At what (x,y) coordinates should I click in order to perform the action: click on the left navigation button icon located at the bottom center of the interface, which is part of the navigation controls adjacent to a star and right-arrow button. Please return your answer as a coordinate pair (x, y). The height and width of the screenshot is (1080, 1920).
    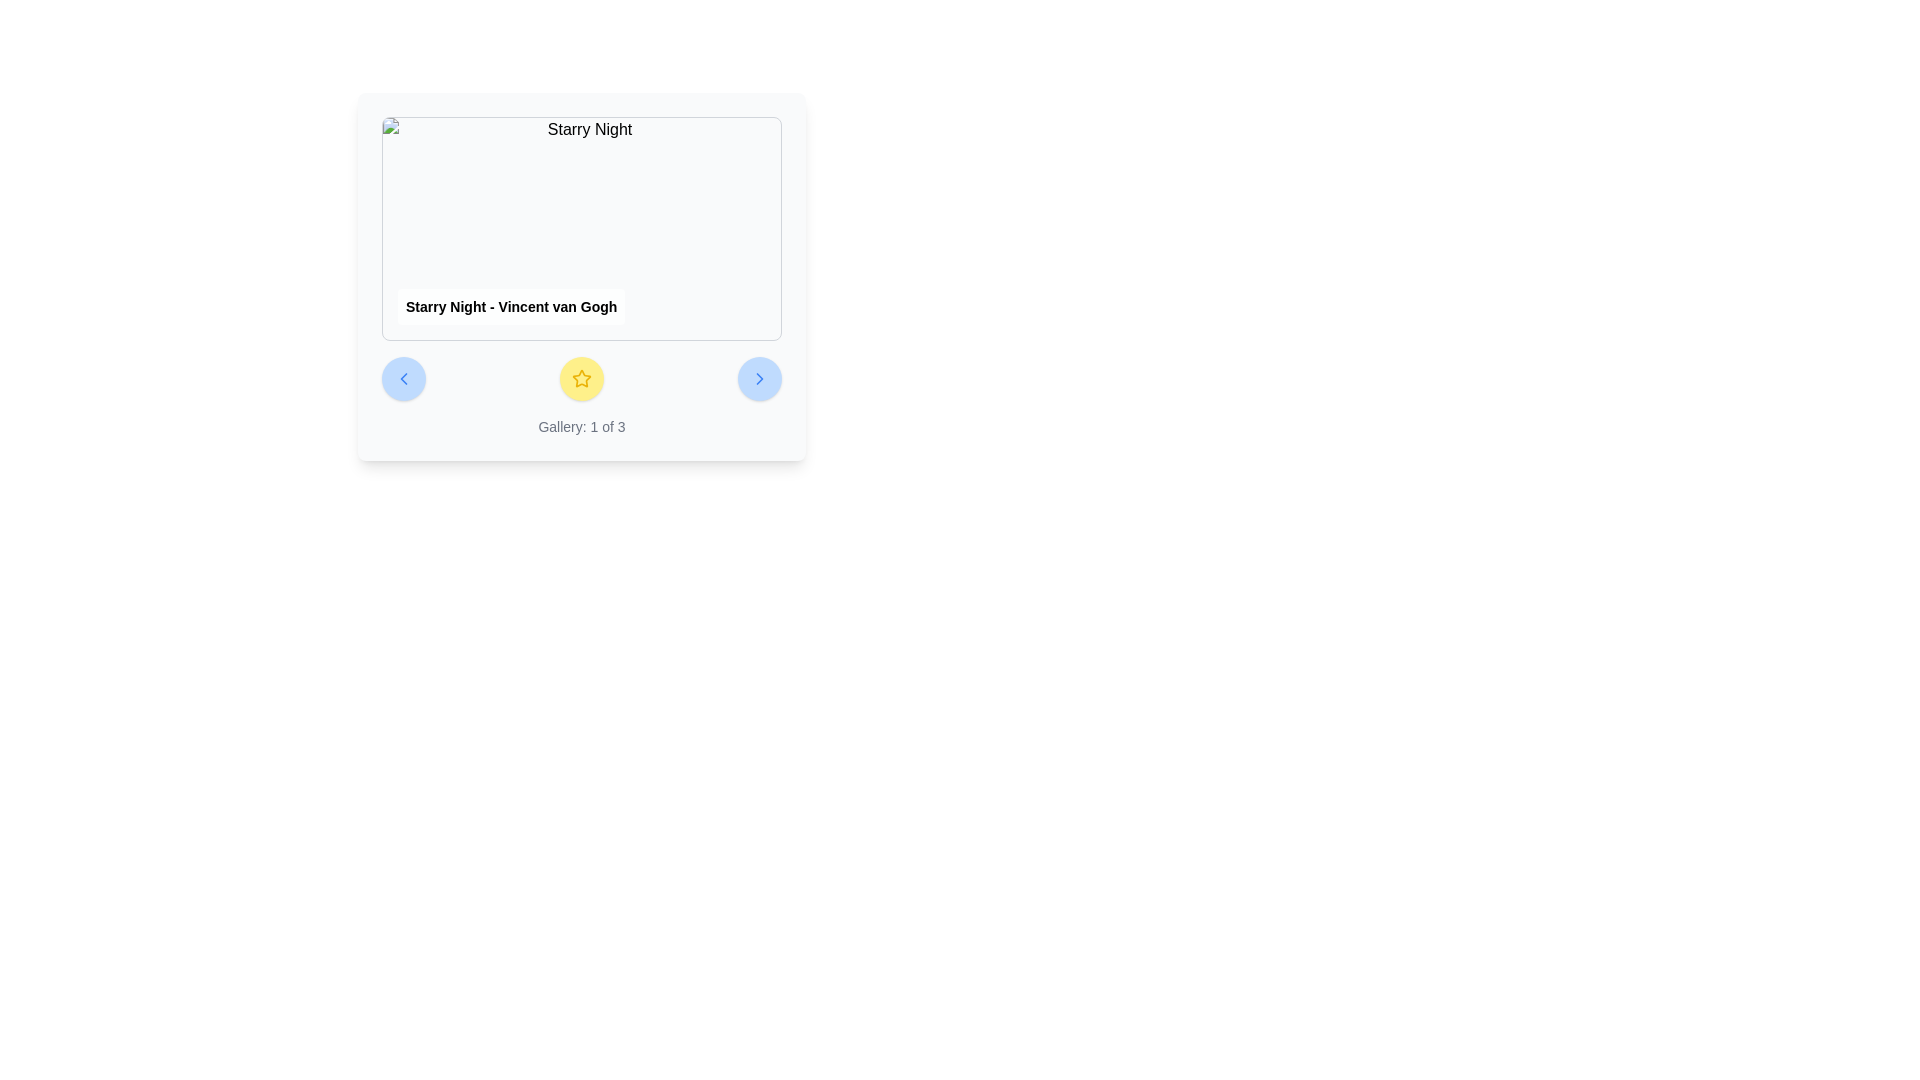
    Looking at the image, I should click on (402, 378).